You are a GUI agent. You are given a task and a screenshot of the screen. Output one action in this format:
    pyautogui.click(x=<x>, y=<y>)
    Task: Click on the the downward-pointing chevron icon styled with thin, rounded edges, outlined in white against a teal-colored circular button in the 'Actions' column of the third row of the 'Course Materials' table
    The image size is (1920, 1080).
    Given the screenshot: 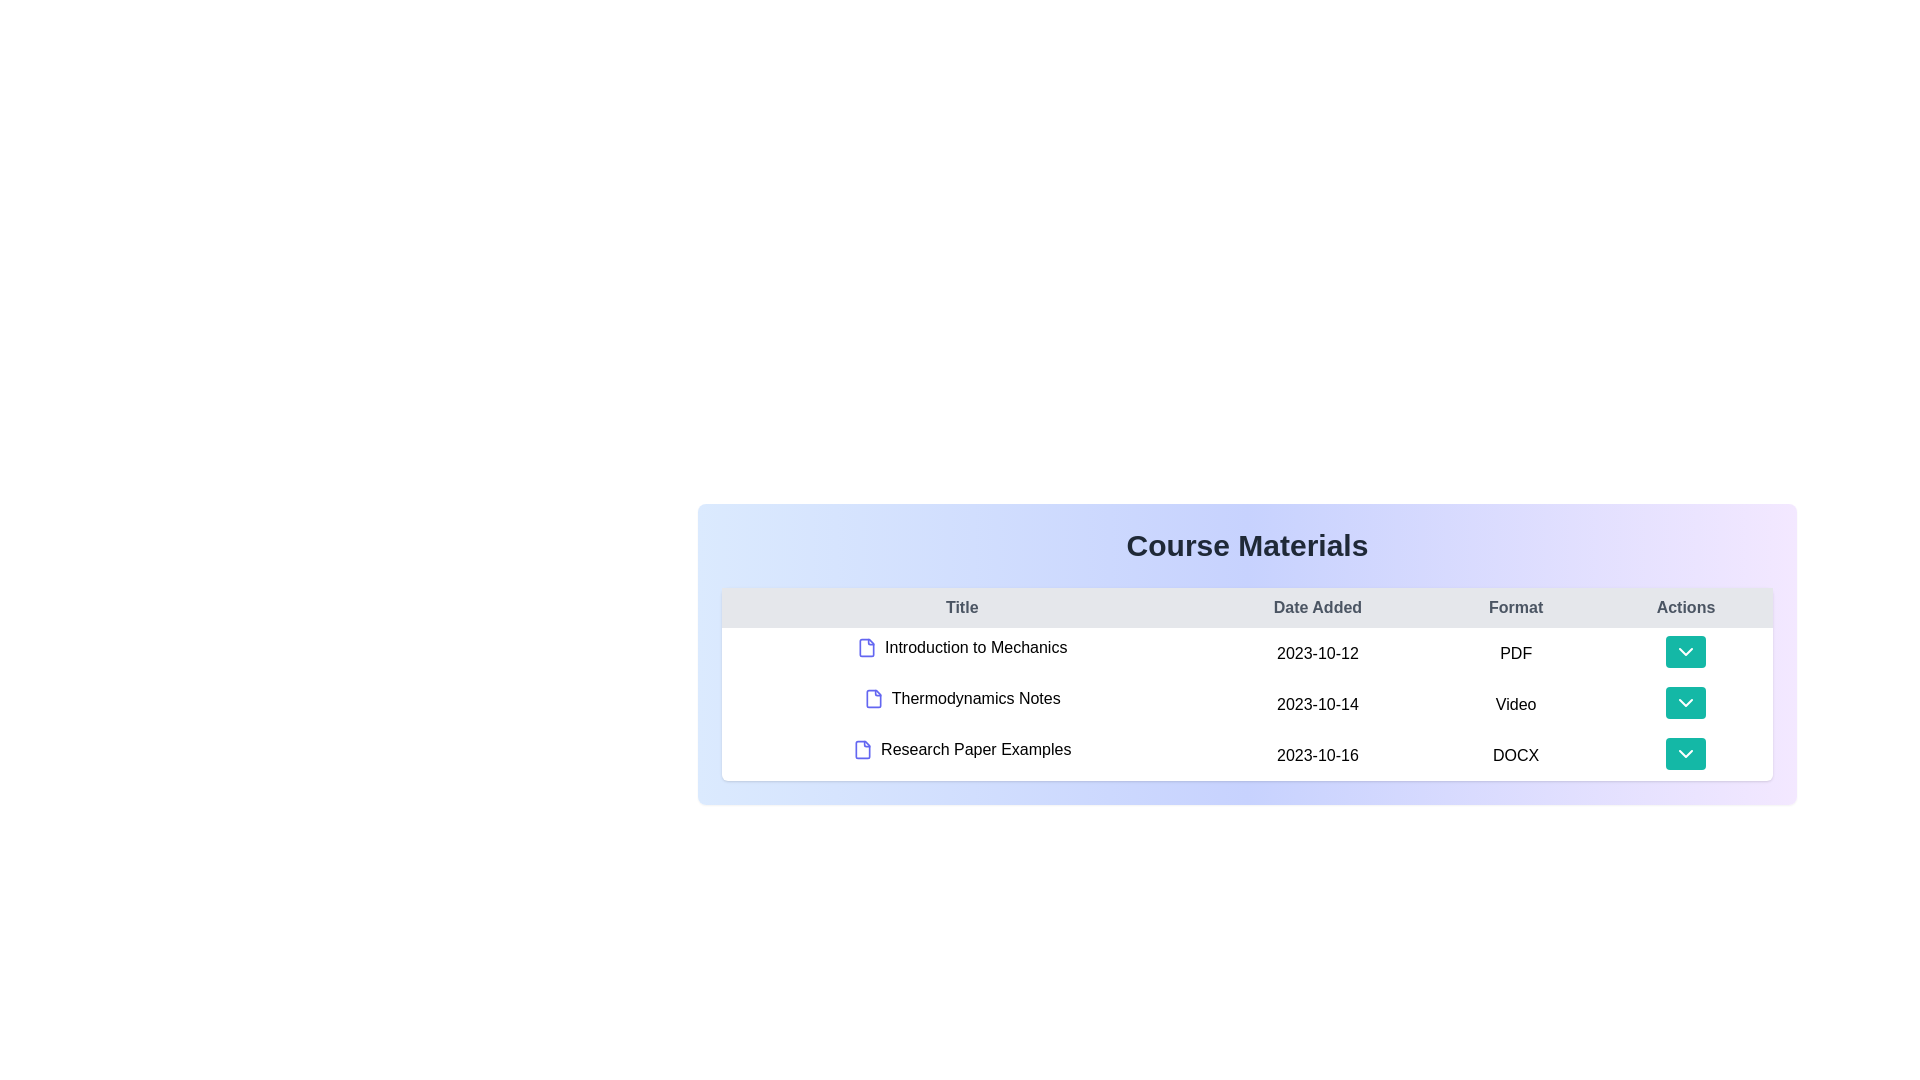 What is the action you would take?
    pyautogui.click(x=1684, y=753)
    